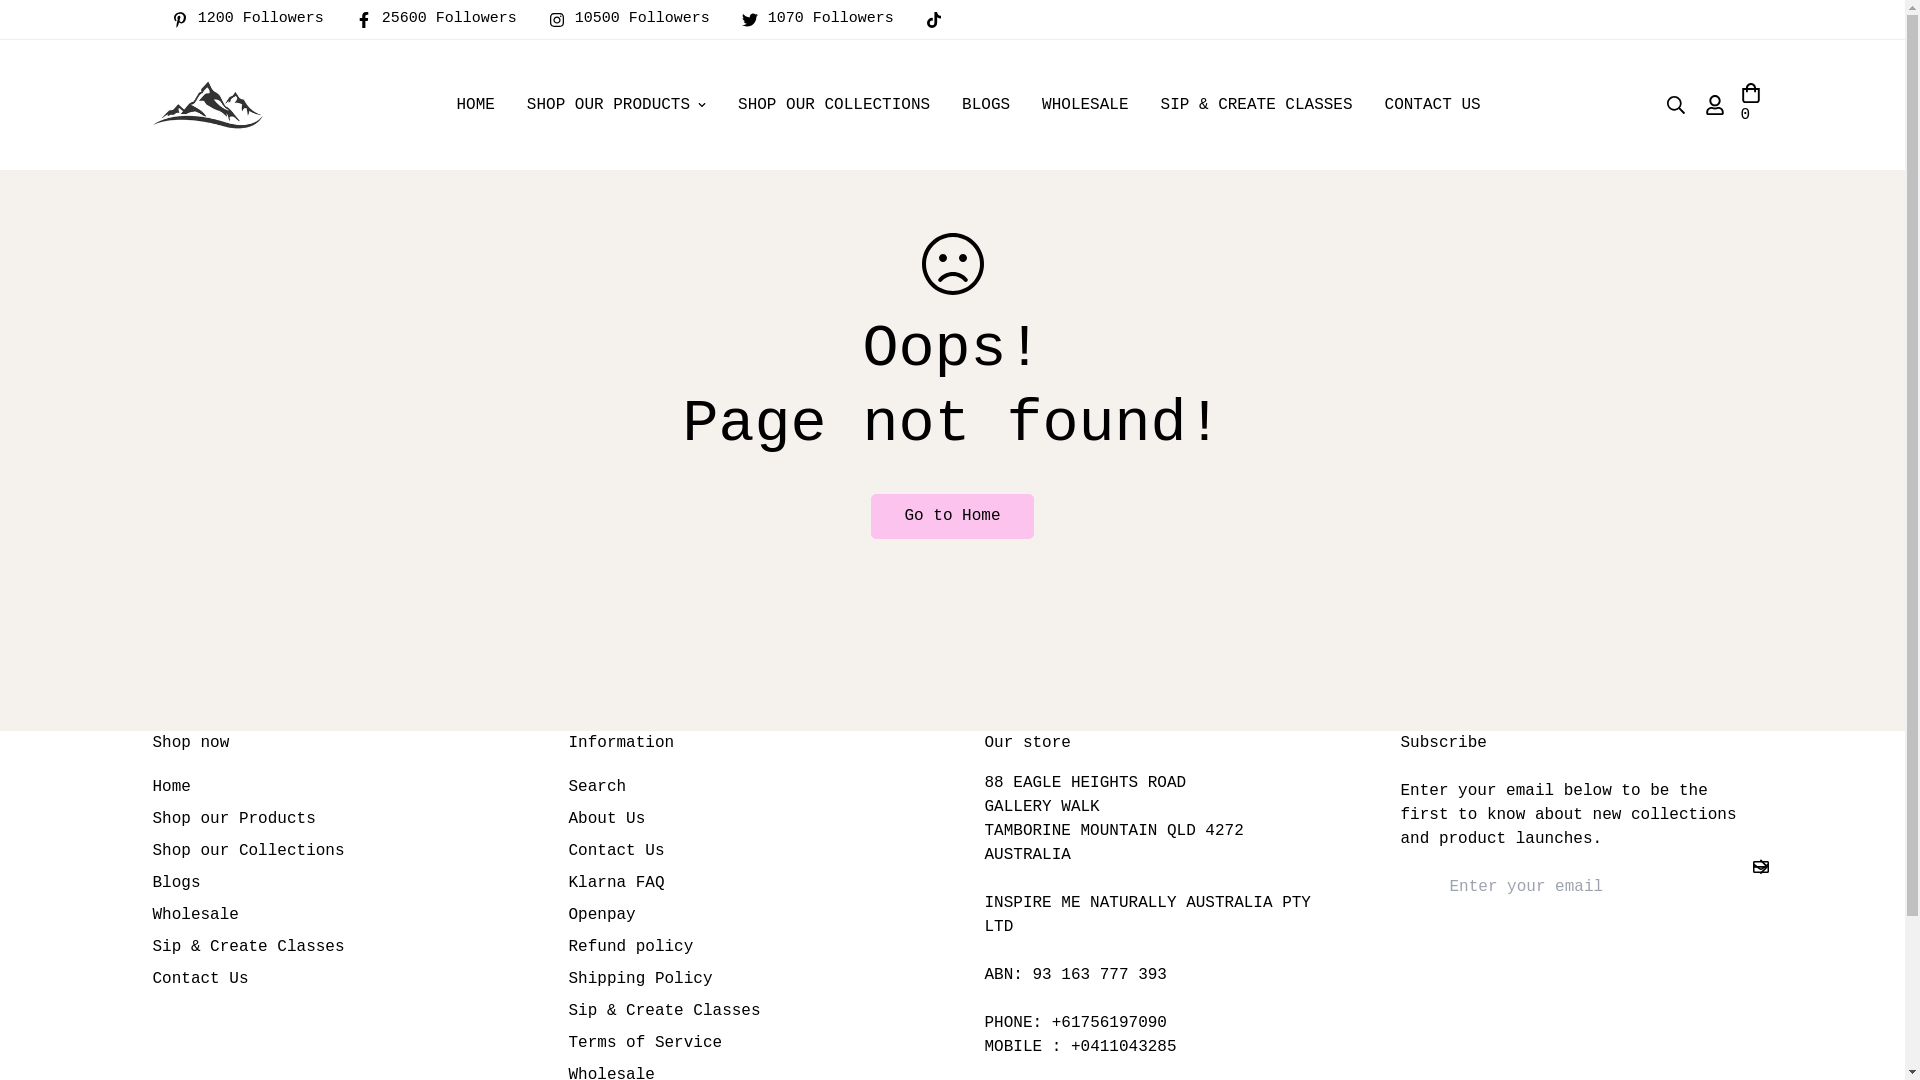  I want to click on '+0411043285', so click(1069, 1045).